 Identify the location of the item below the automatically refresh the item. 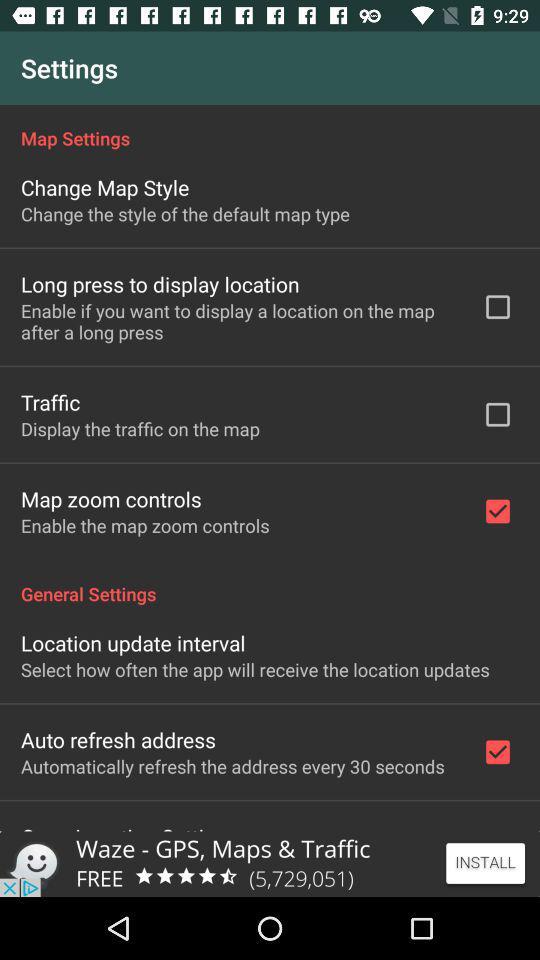
(129, 826).